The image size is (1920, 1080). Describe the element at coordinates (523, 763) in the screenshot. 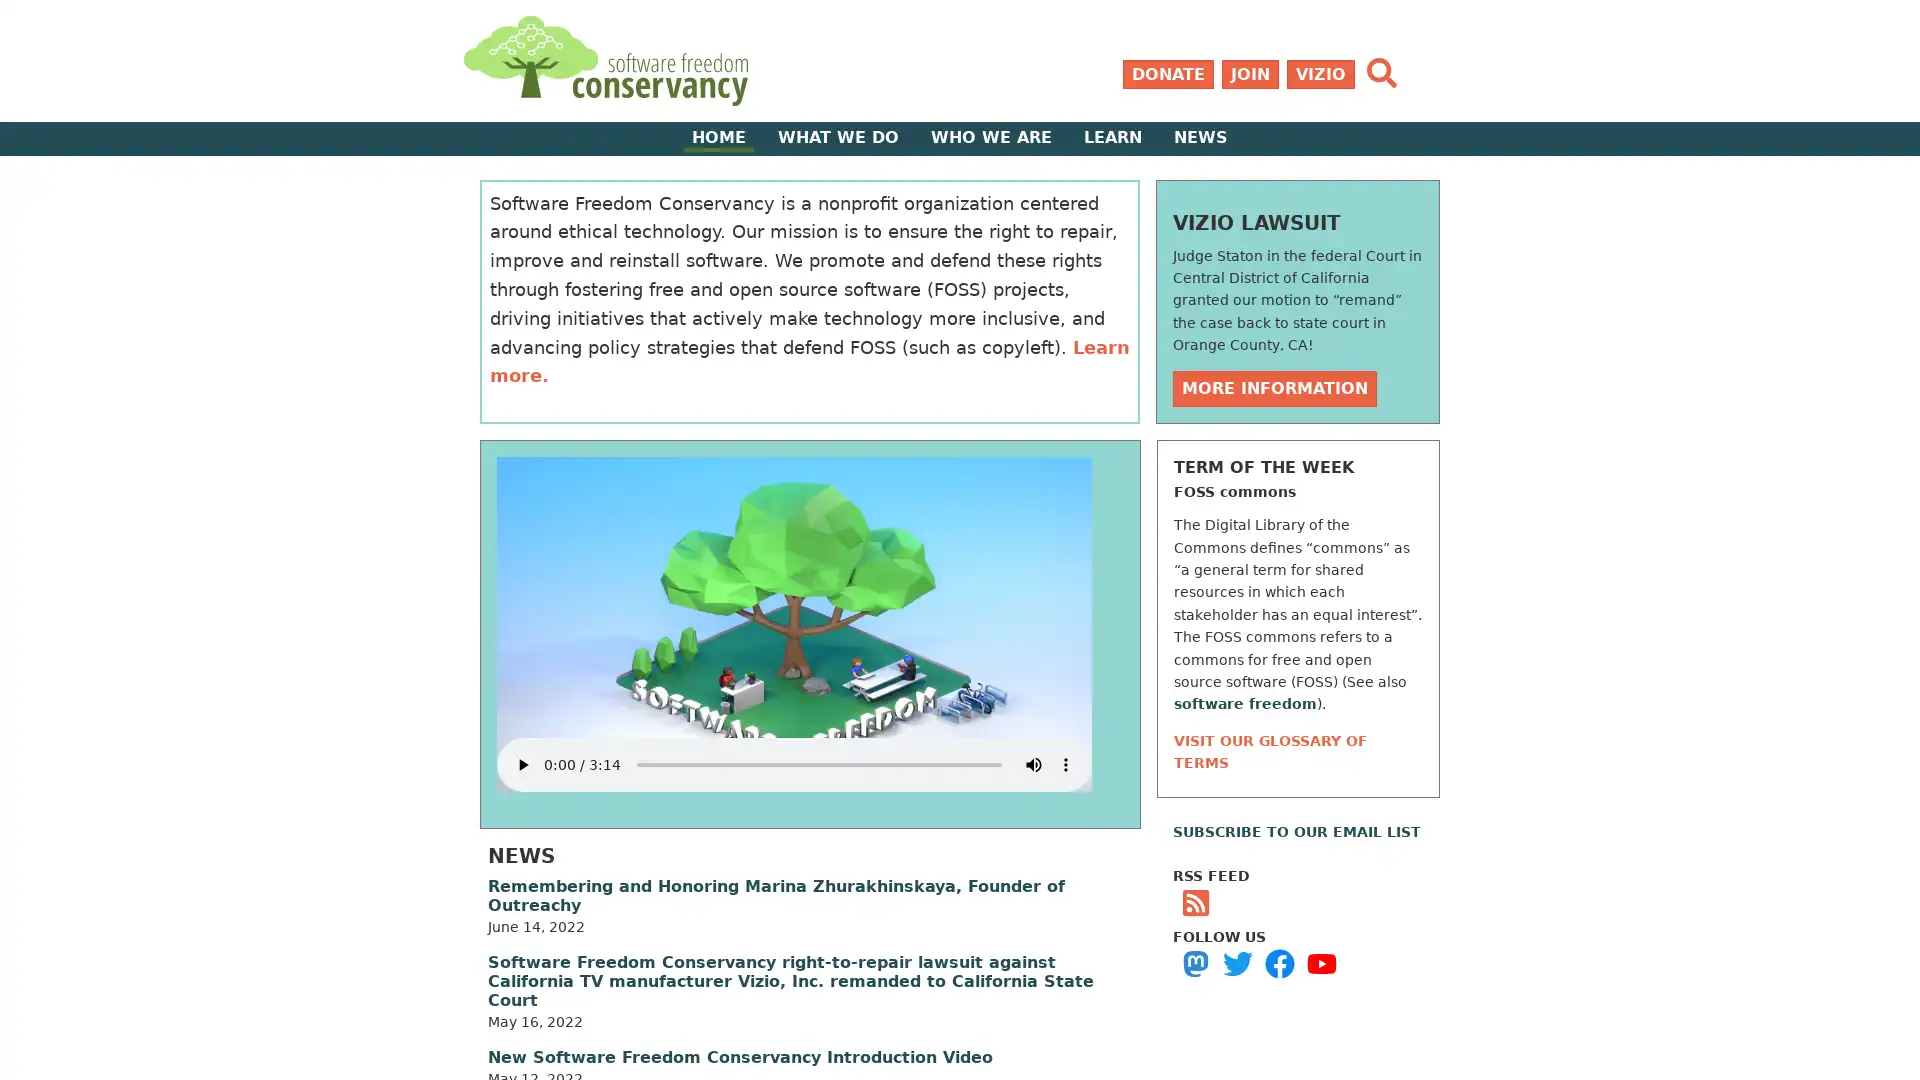

I see `play` at that location.